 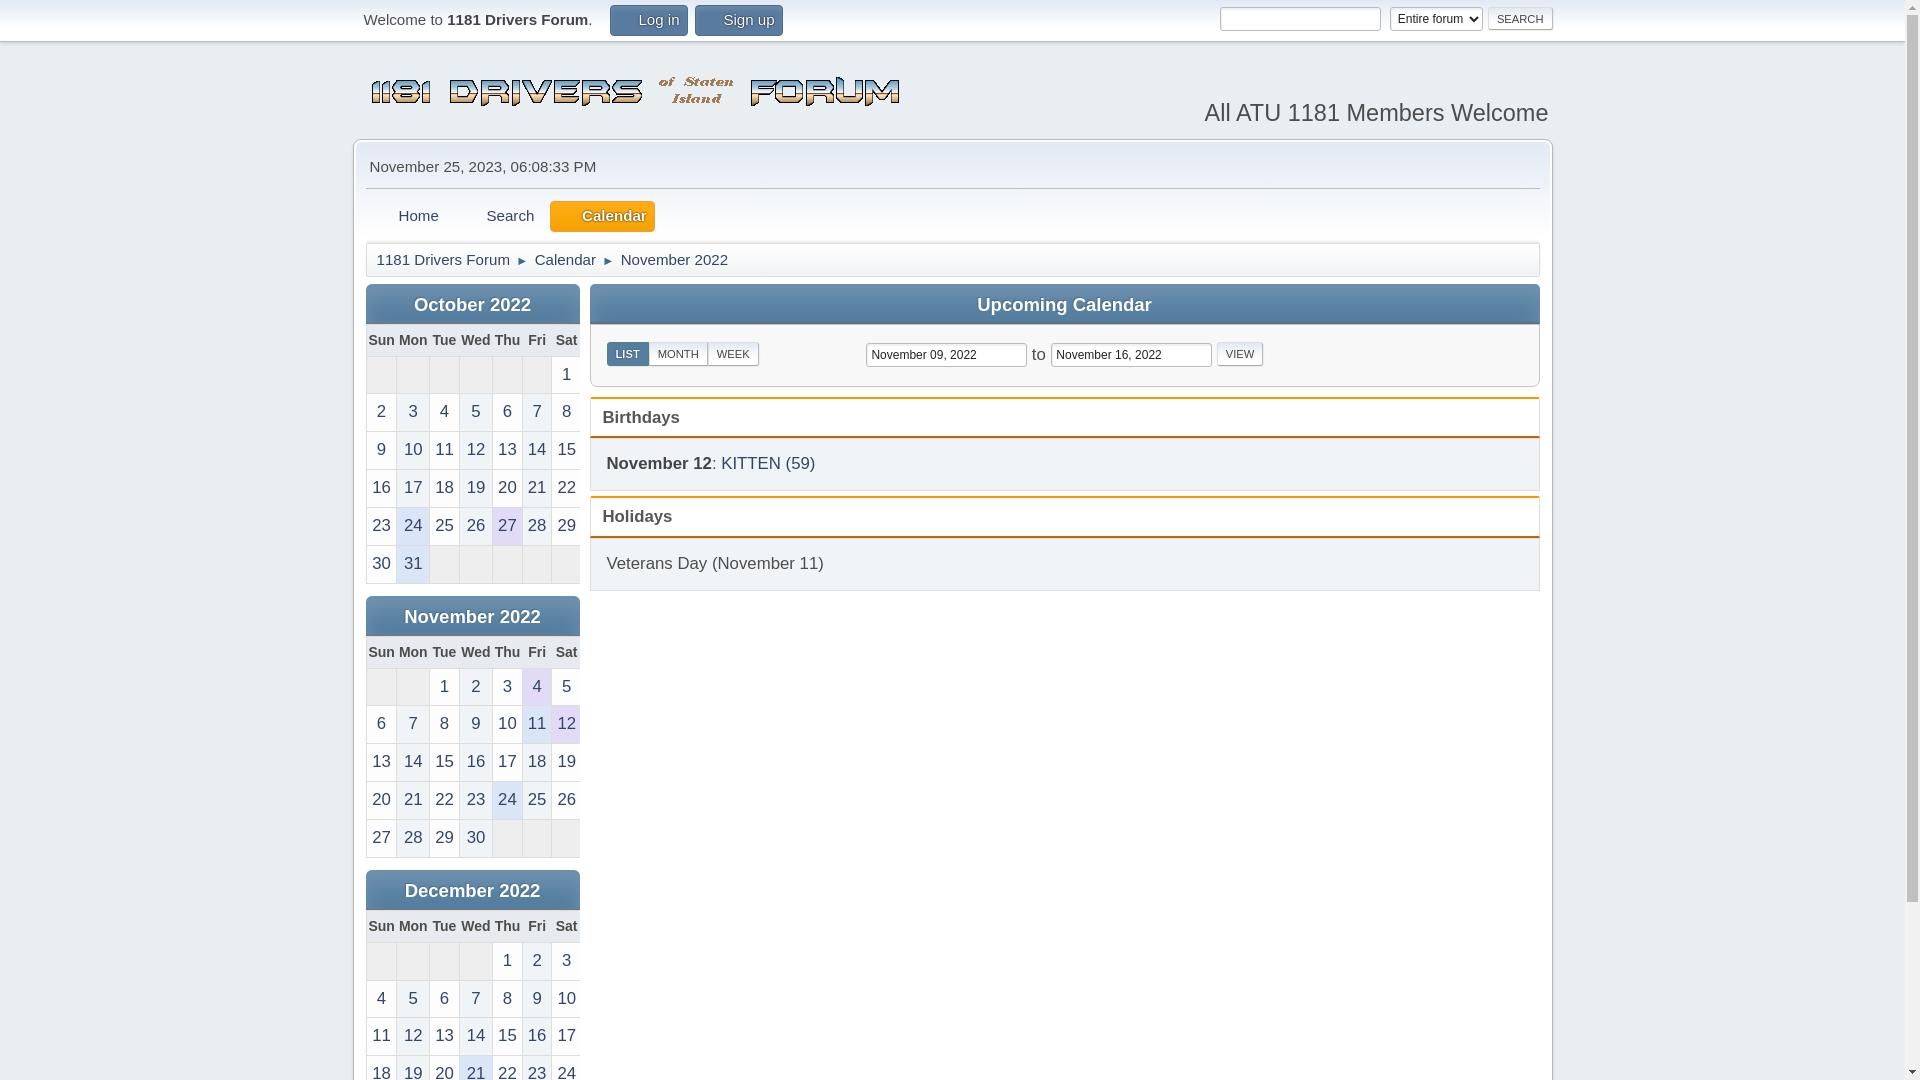 I want to click on 'November 2022', so click(x=471, y=615).